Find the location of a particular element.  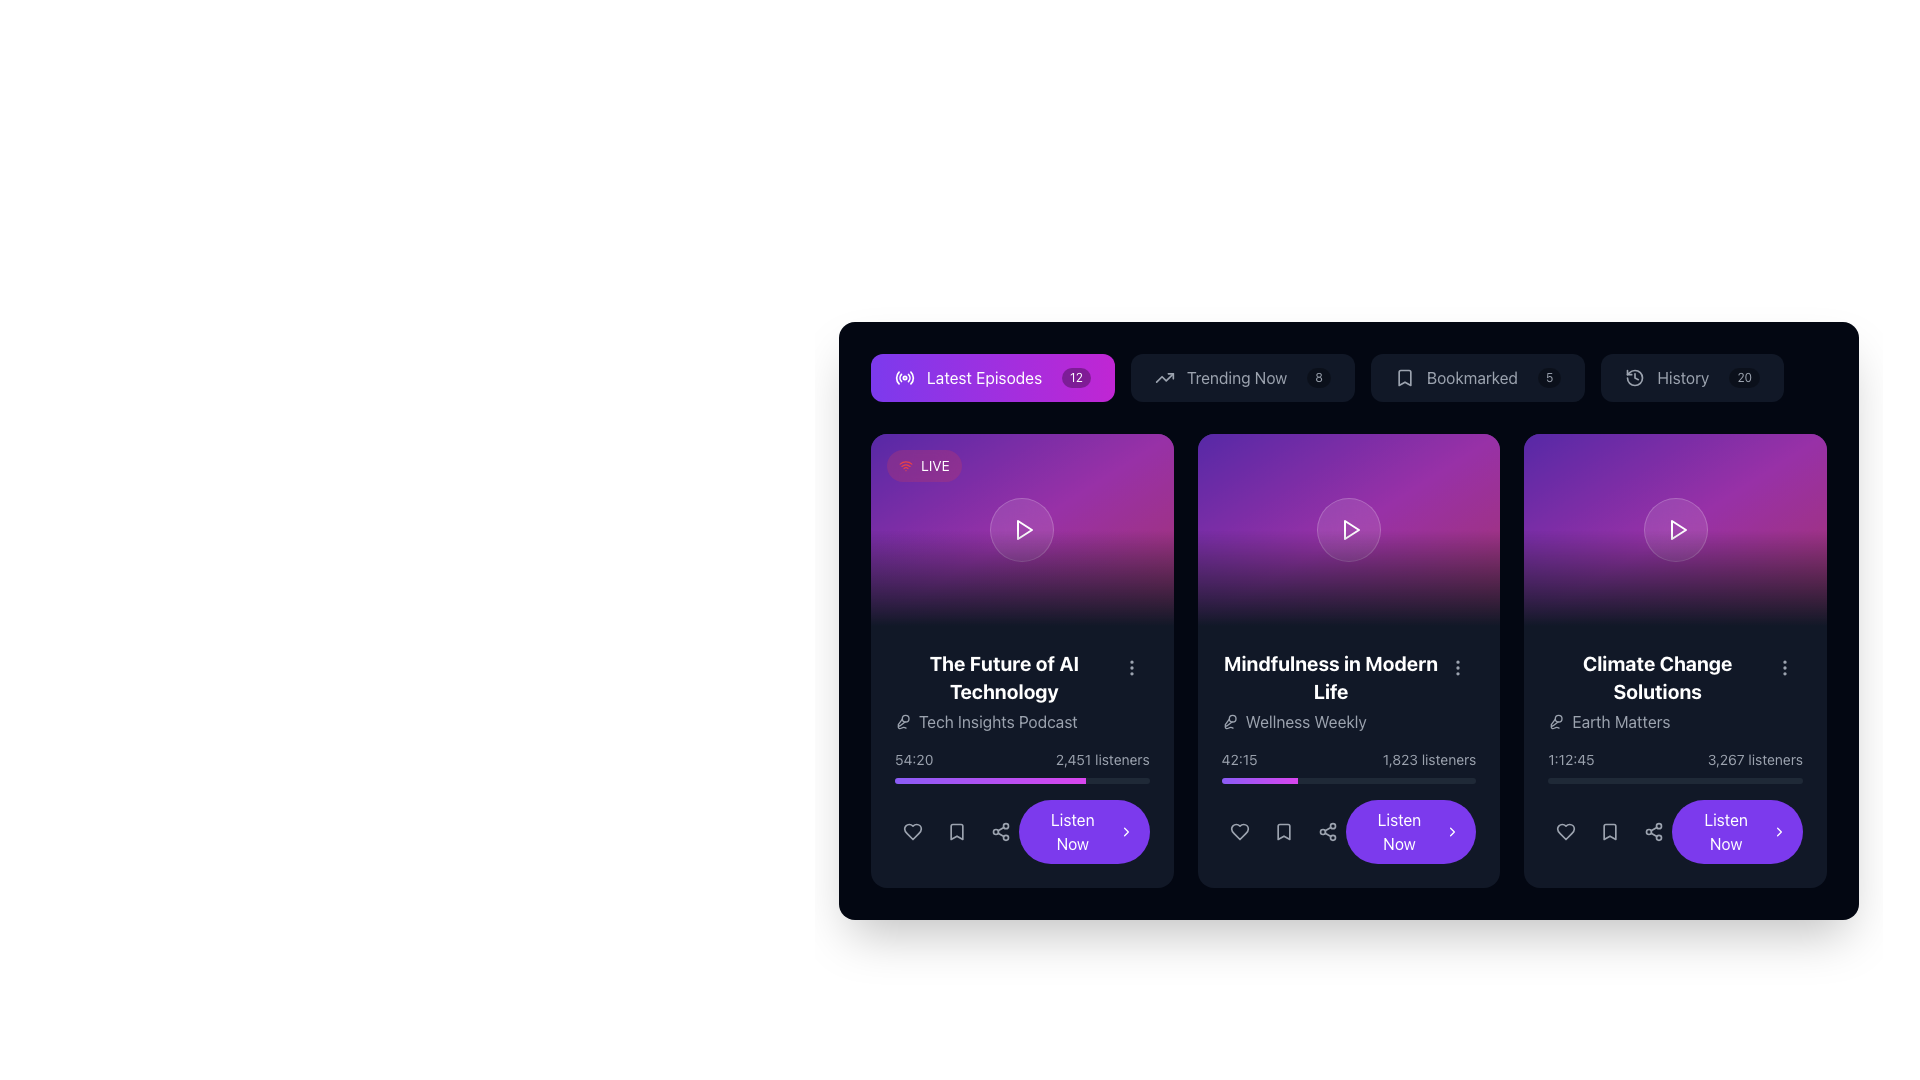

progress is located at coordinates (1274, 779).